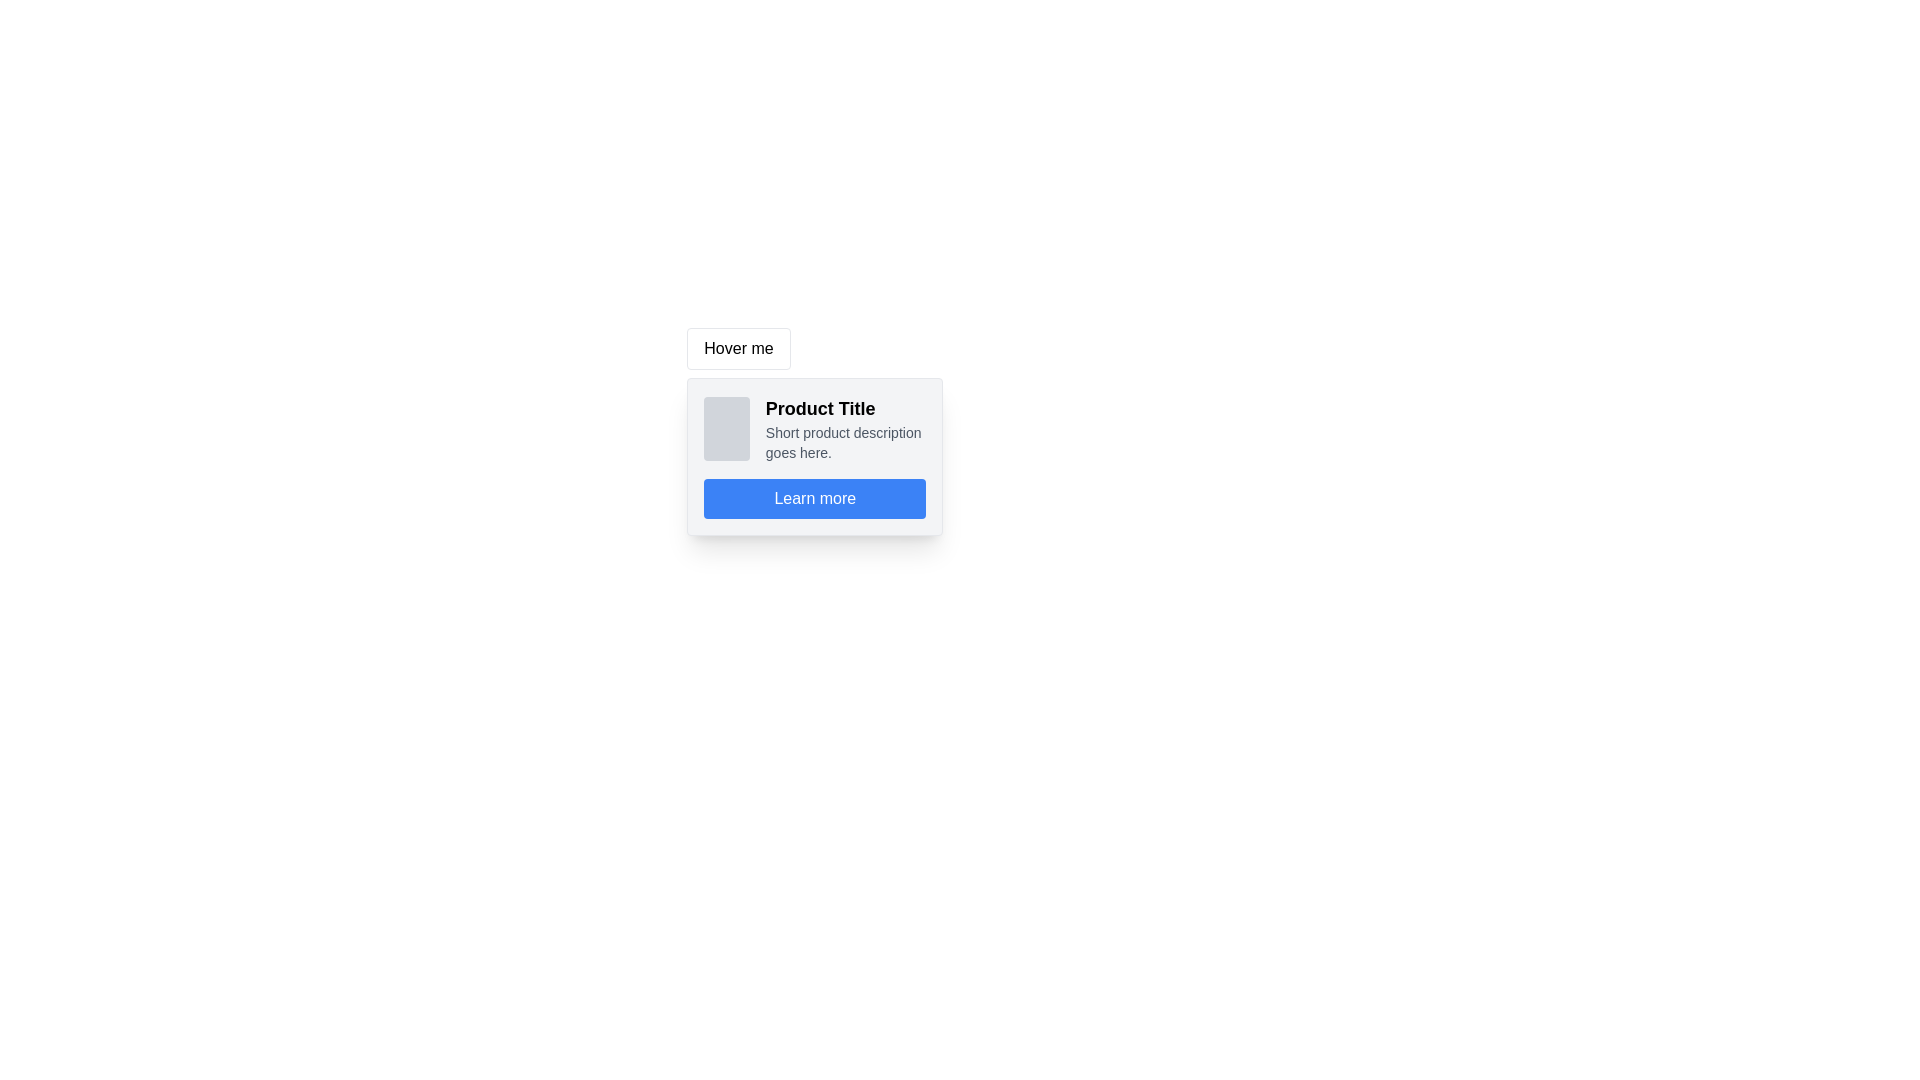 This screenshot has width=1920, height=1080. I want to click on the static text element that provides a concise description for the product, located below the 'Product Title' within a white card-like section, so click(846, 442).